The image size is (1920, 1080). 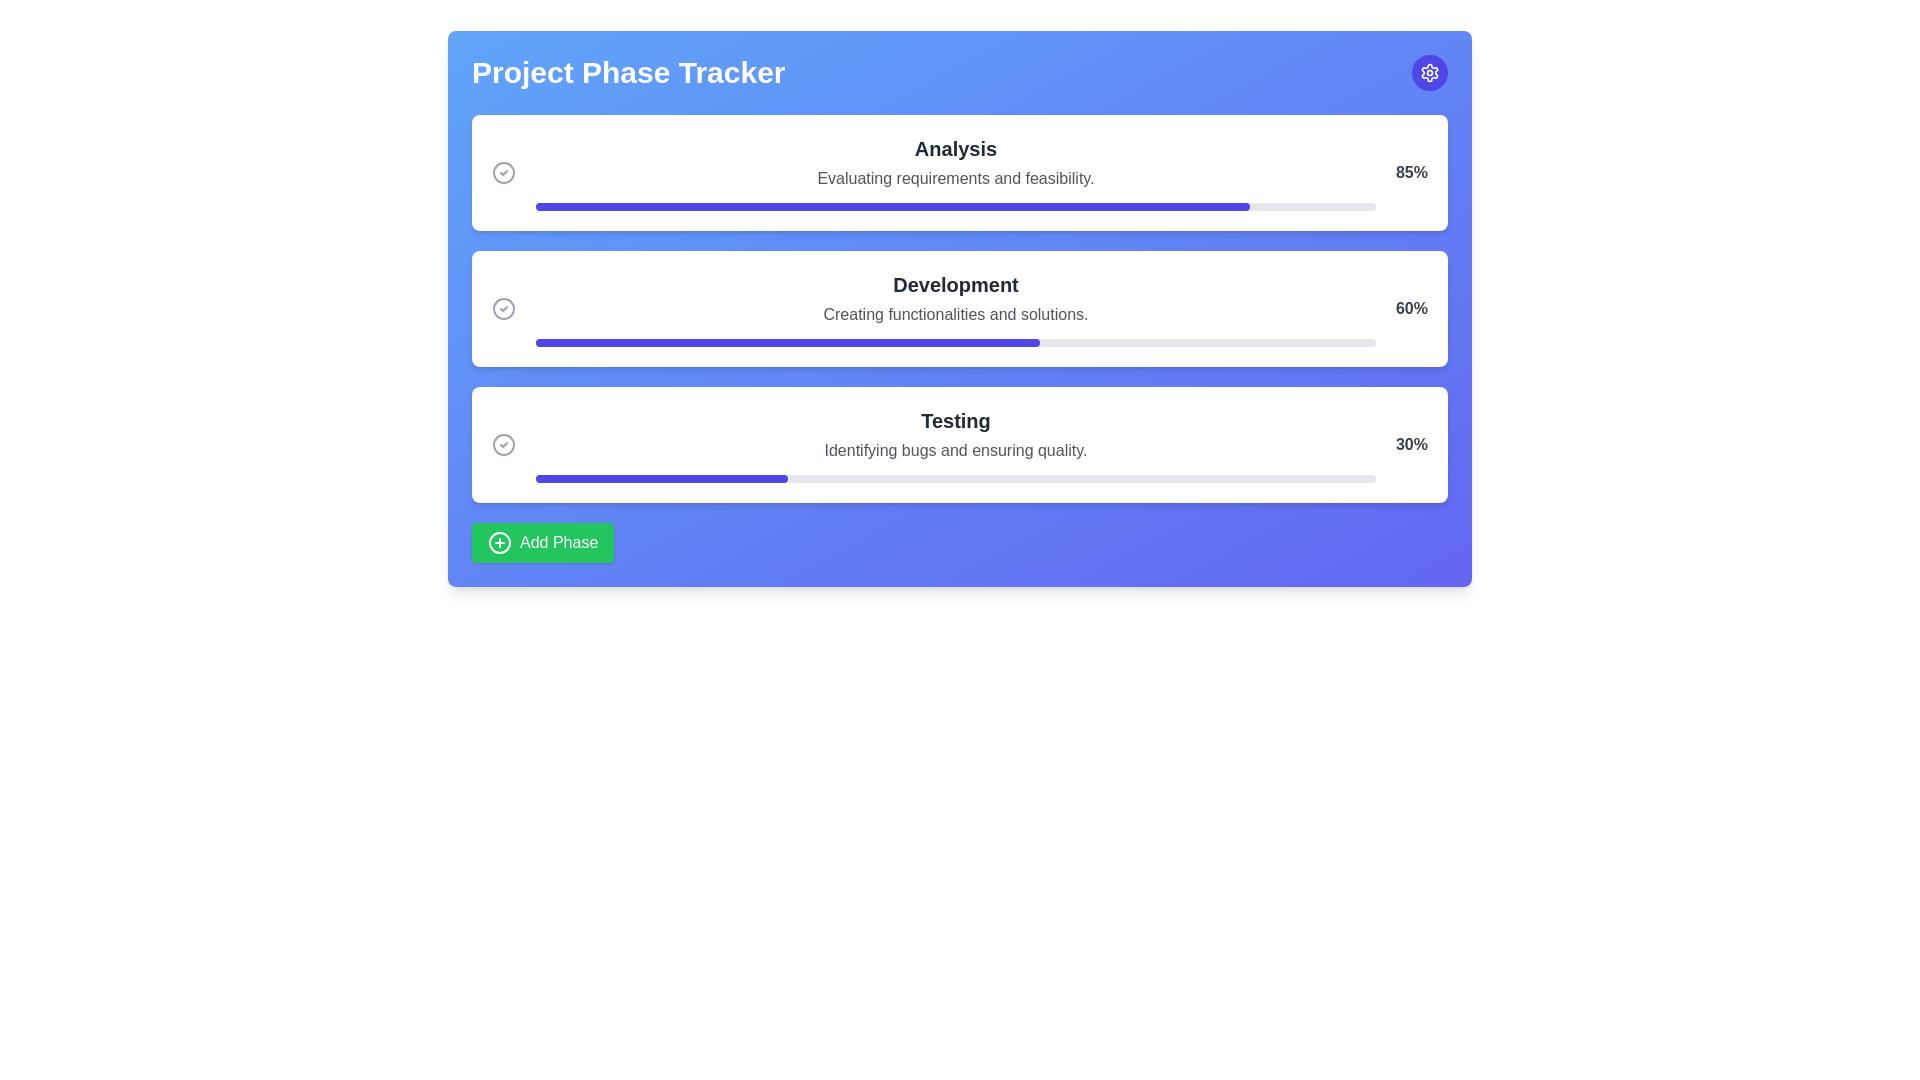 I want to click on the bold 'Analysis' heading element, which is styled in dark gray and positioned at the top of a card-like section, indicating its role as a key label, so click(x=954, y=148).